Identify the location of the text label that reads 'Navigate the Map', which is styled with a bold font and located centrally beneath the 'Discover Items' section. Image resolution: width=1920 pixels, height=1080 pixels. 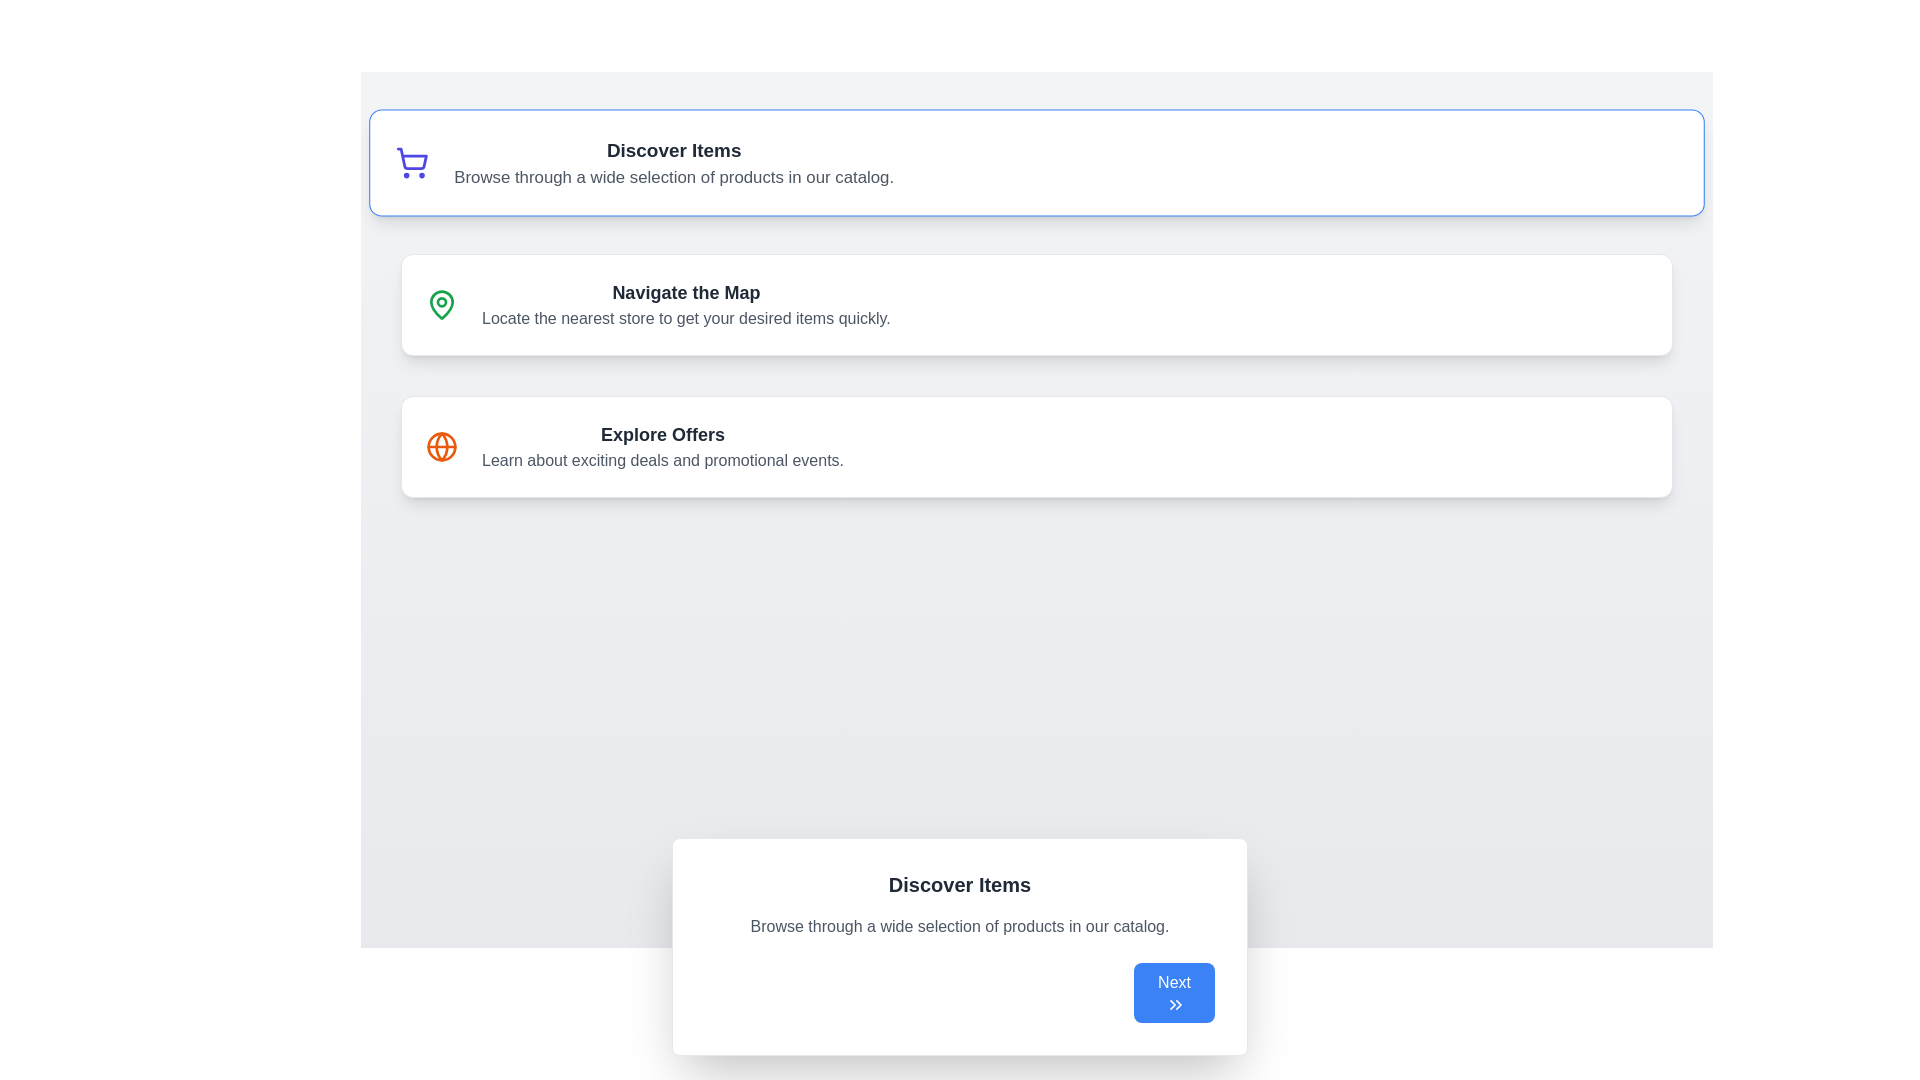
(686, 293).